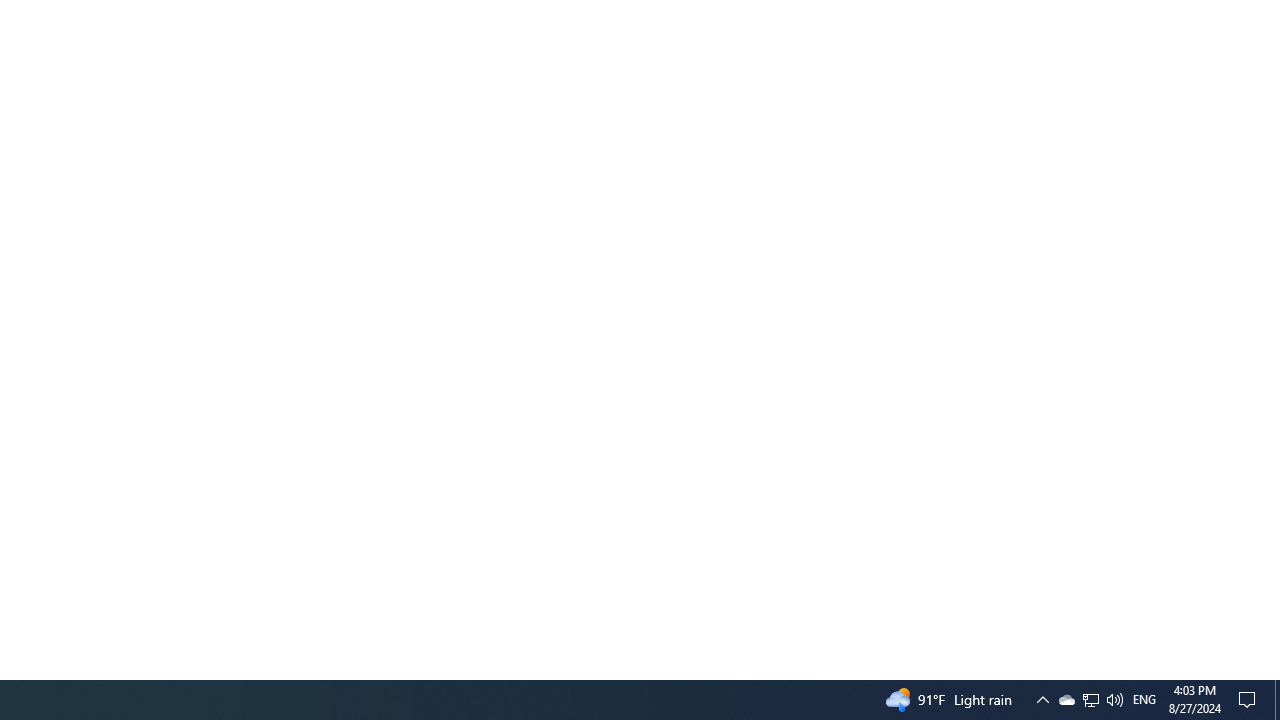 This screenshot has height=720, width=1280. Describe the element at coordinates (1276, 698) in the screenshot. I see `'Show desktop'` at that location.